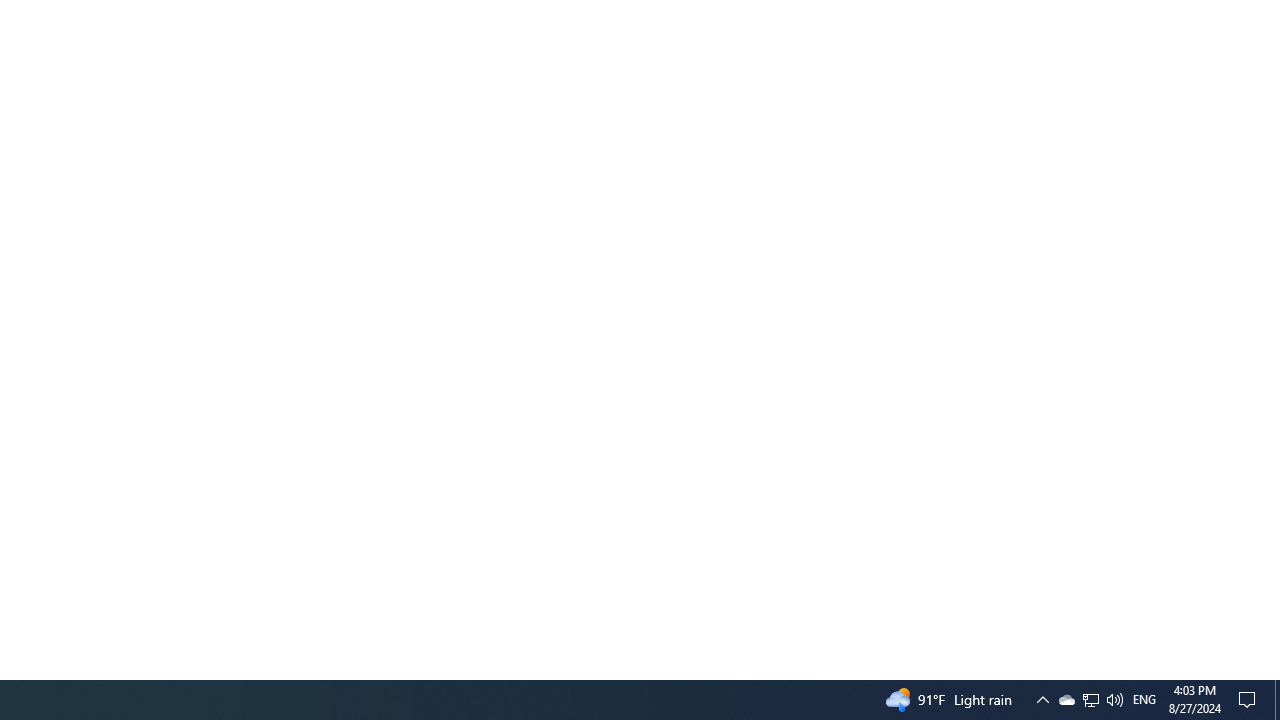 This screenshot has height=720, width=1280. Describe the element at coordinates (1276, 698) in the screenshot. I see `'Show desktop'` at that location.